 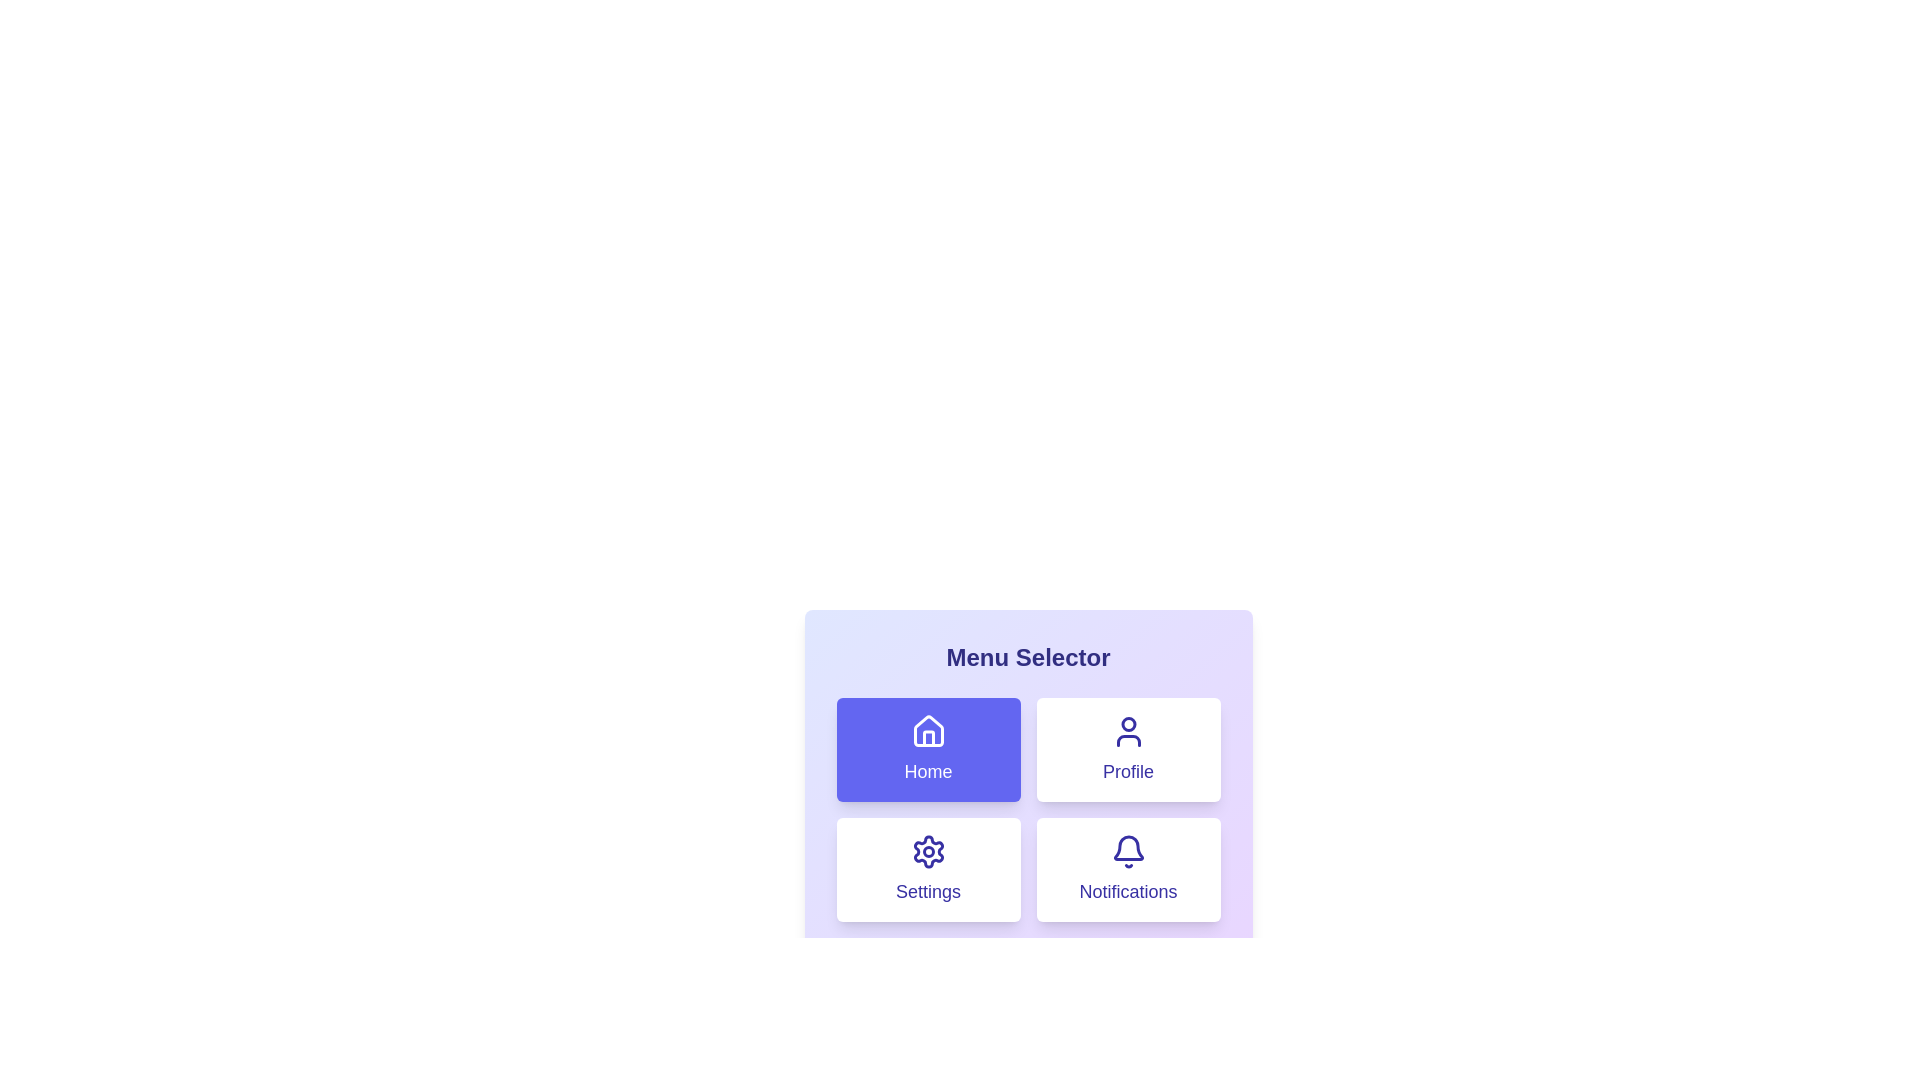 What do you see at coordinates (927, 869) in the screenshot?
I see `the menu option Settings to select it` at bounding box center [927, 869].